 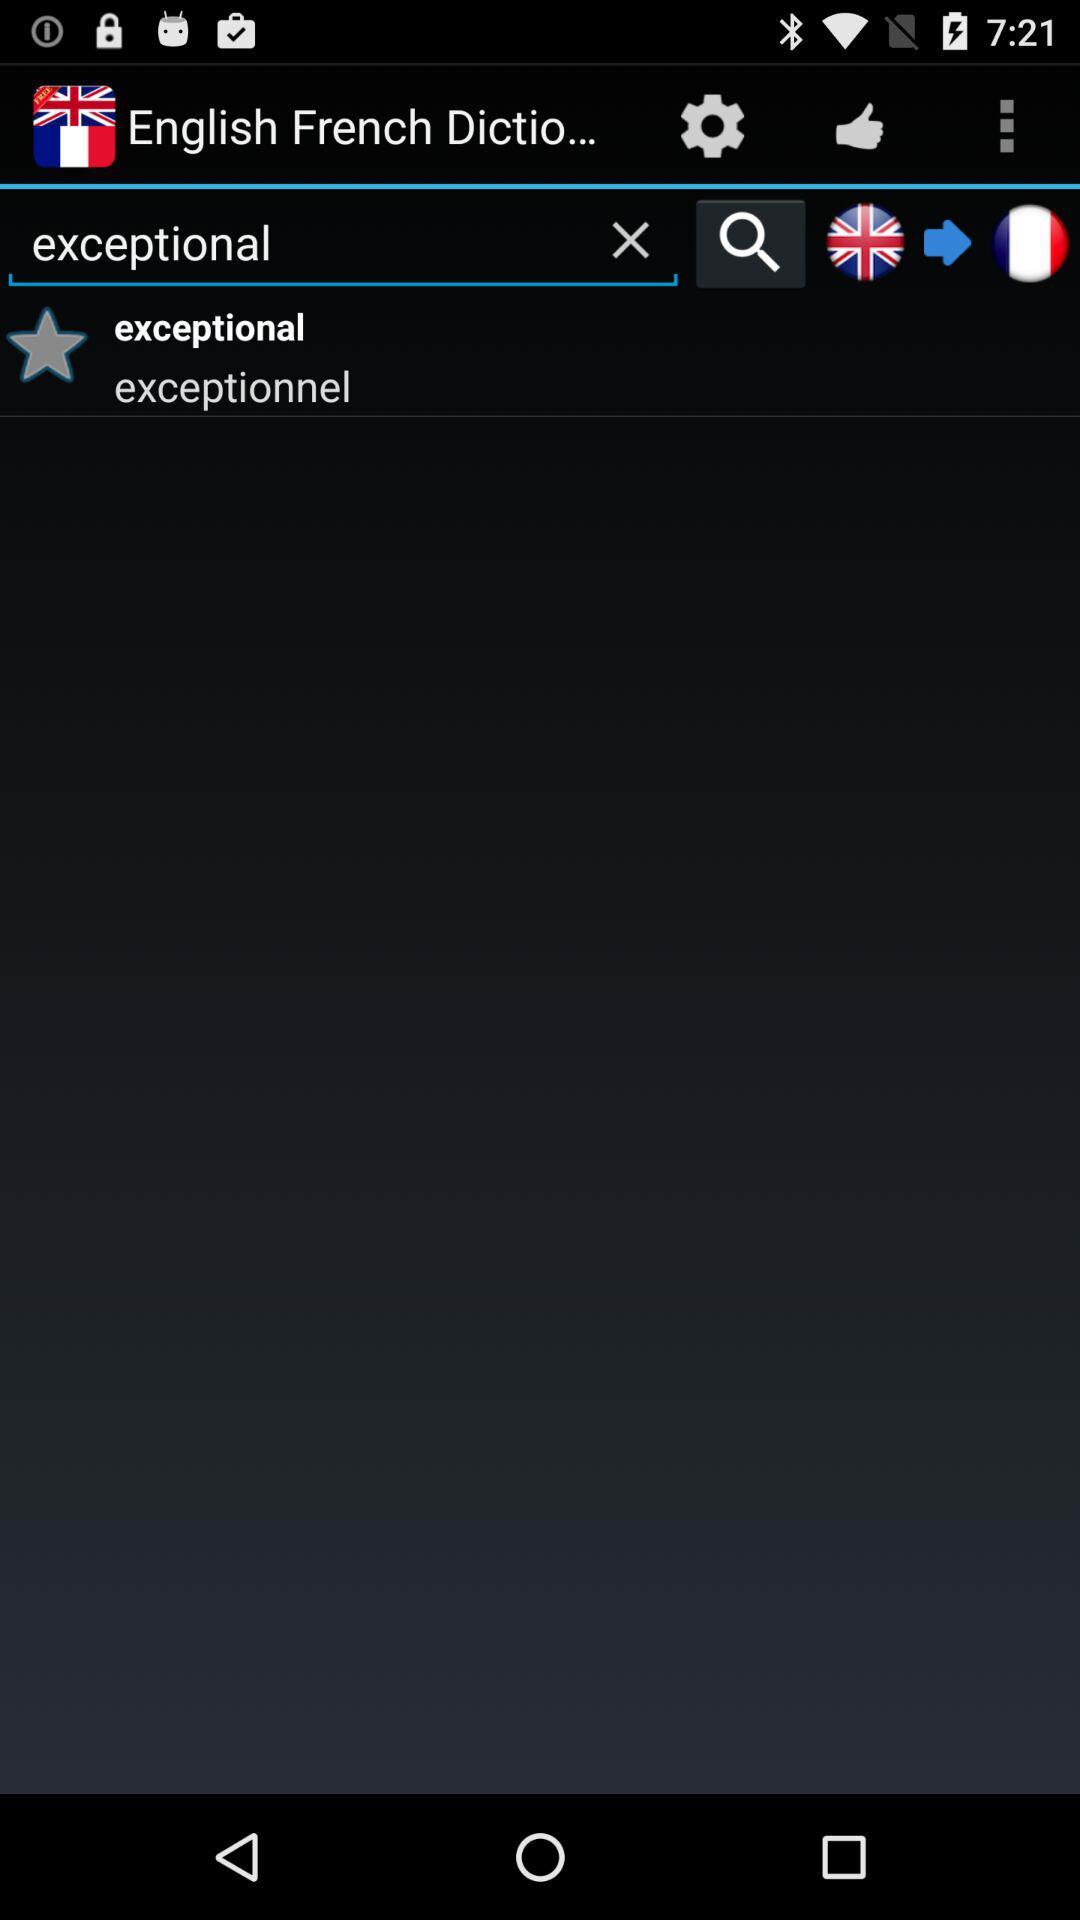 I want to click on the icon next to exceptional, so click(x=750, y=242).